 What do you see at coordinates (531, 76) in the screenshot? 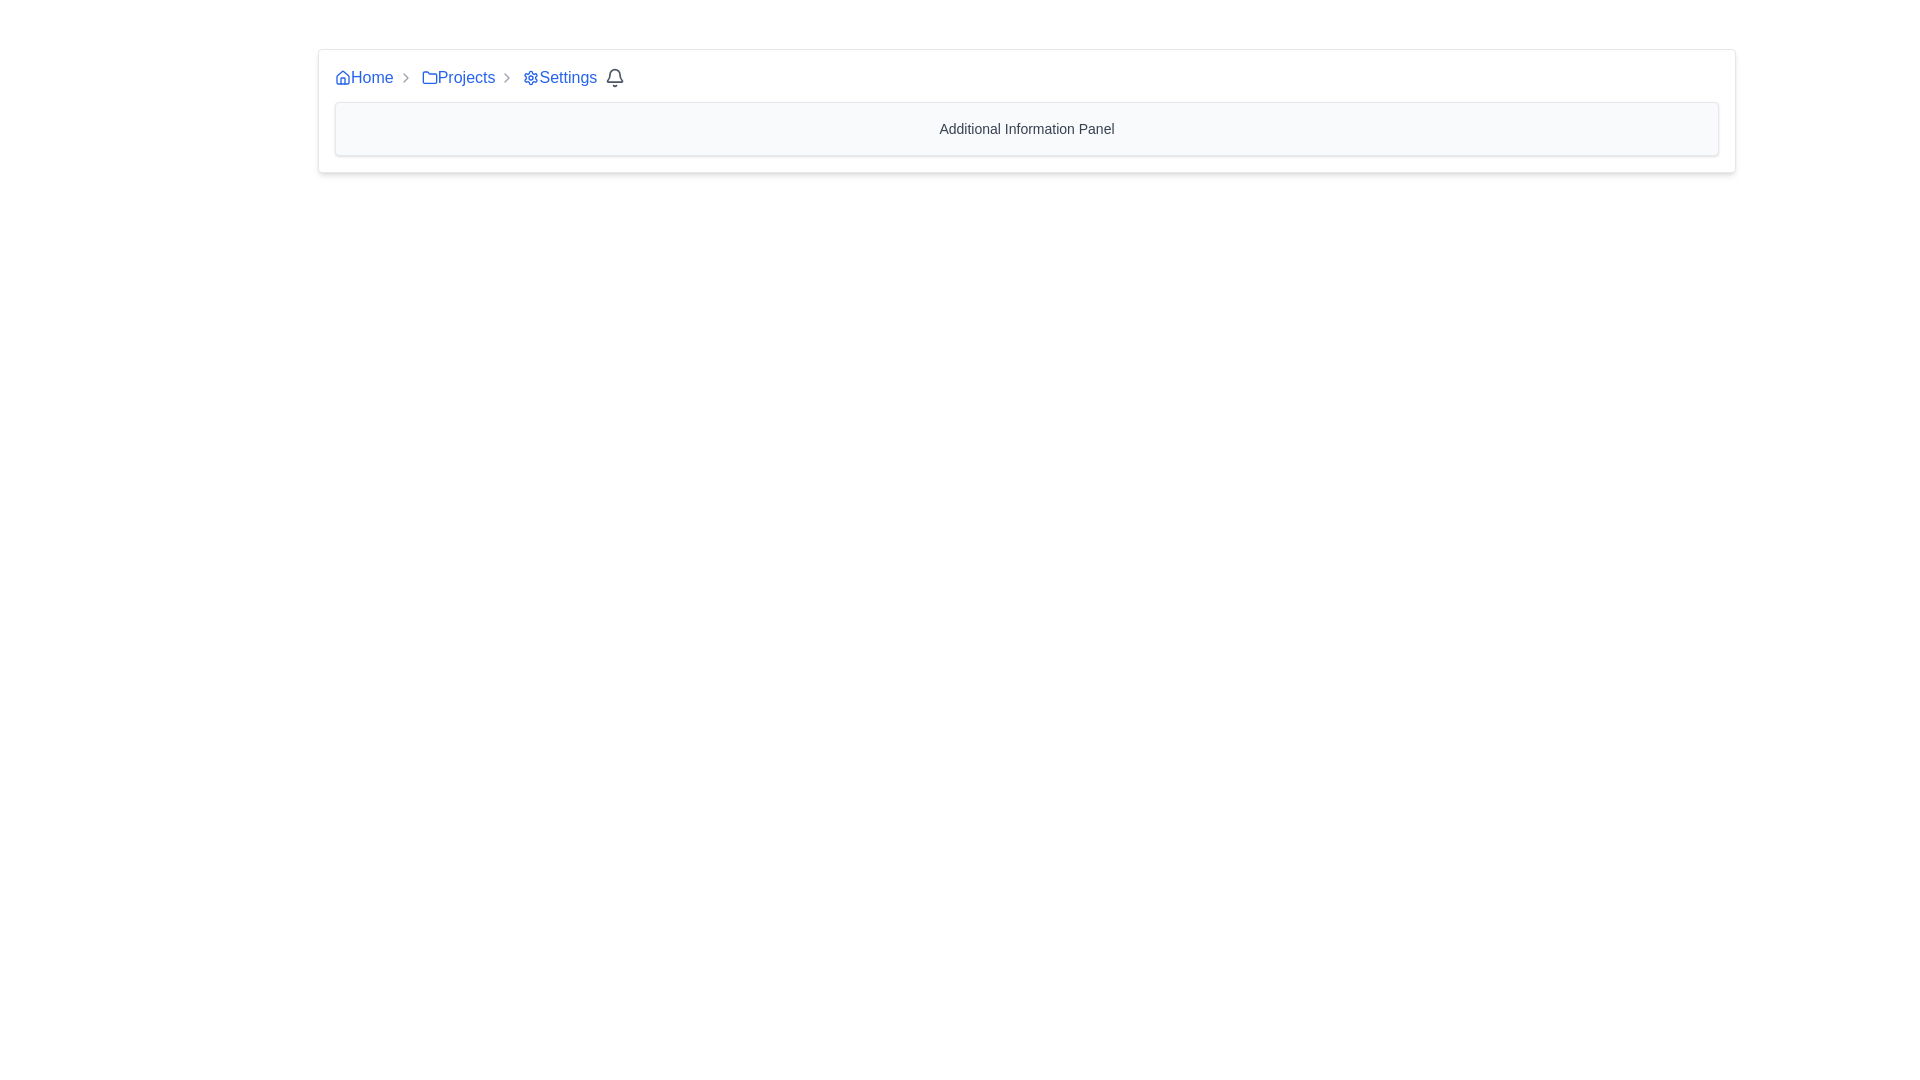
I see `the gear-shaped icon segment located in the settings icon on the top navigation bar, which is positioned to the right of the breadcrumb links and before the notification icon` at bounding box center [531, 76].